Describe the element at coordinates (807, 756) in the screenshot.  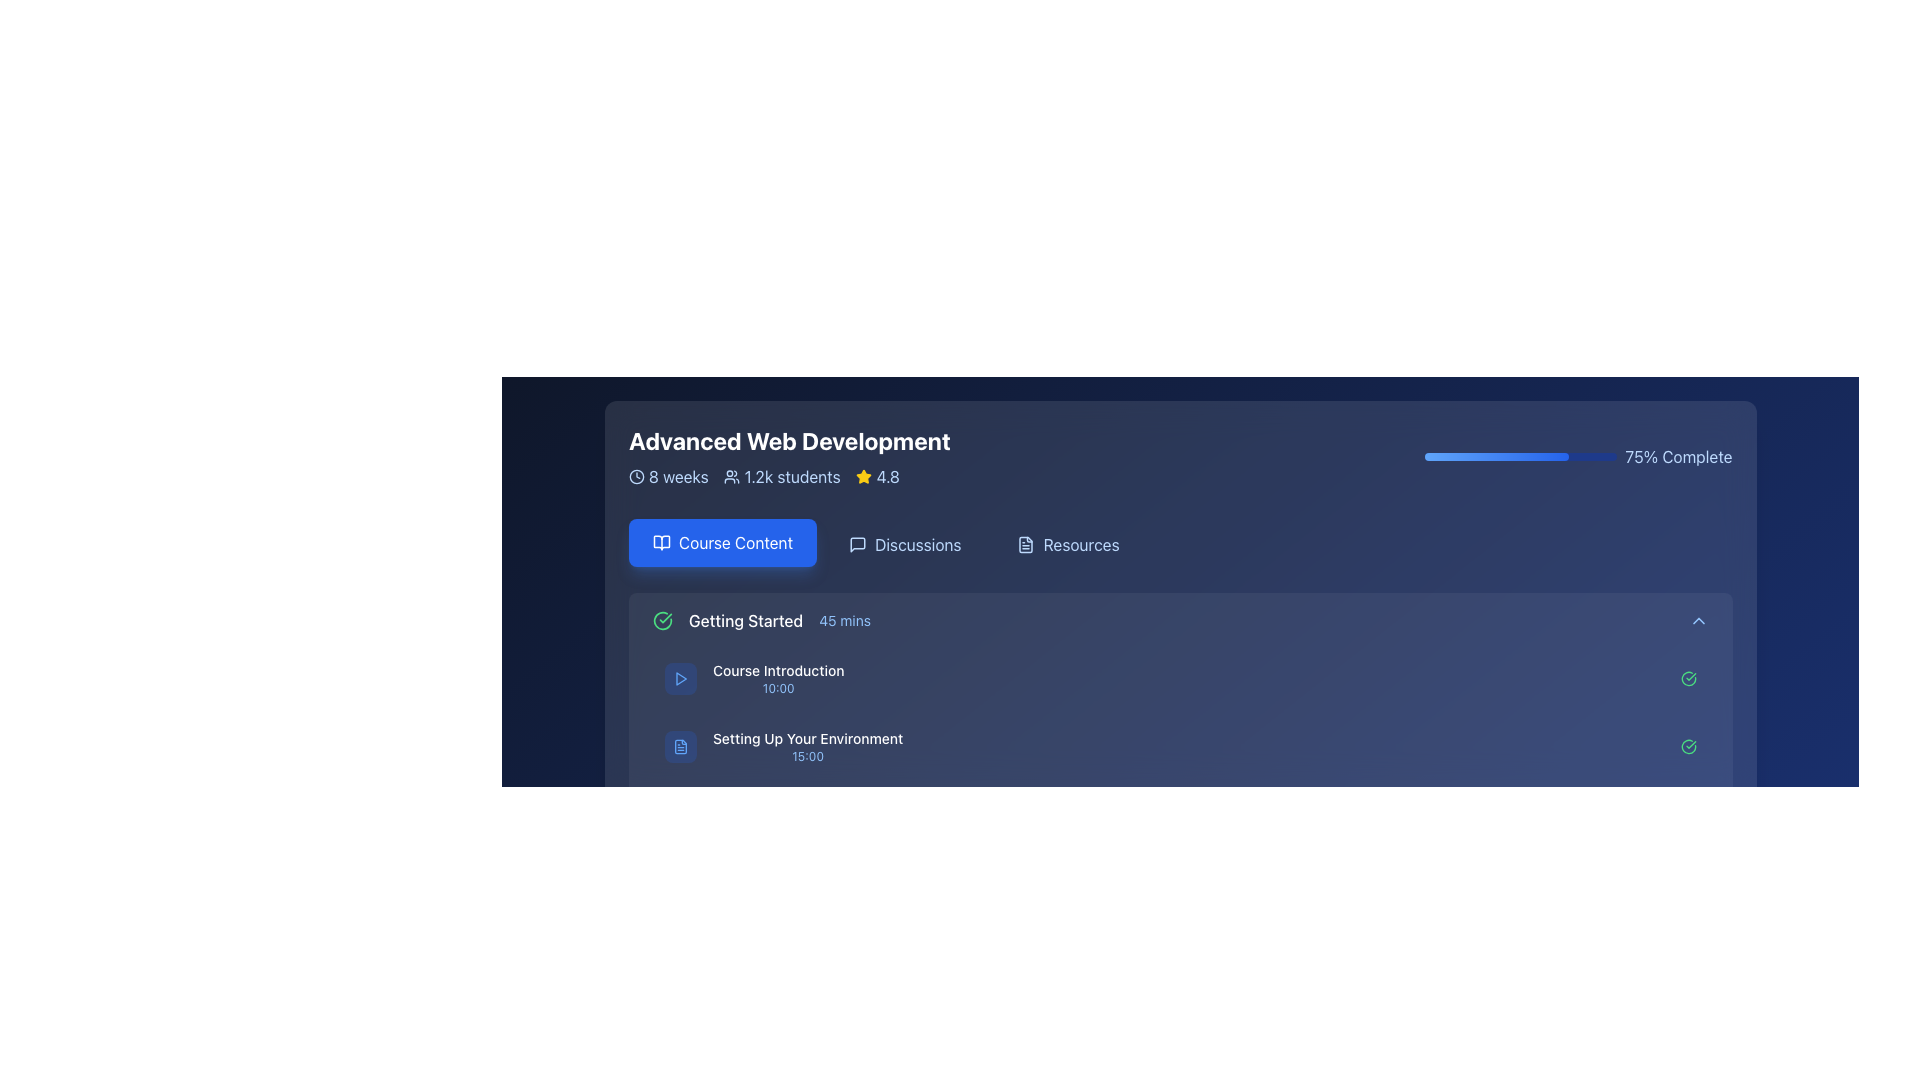
I see `the static text label displaying '15:00', which is styled with a smaller font size and a light blue color, located directly below the 'Setting Up Your Environment' text` at that location.